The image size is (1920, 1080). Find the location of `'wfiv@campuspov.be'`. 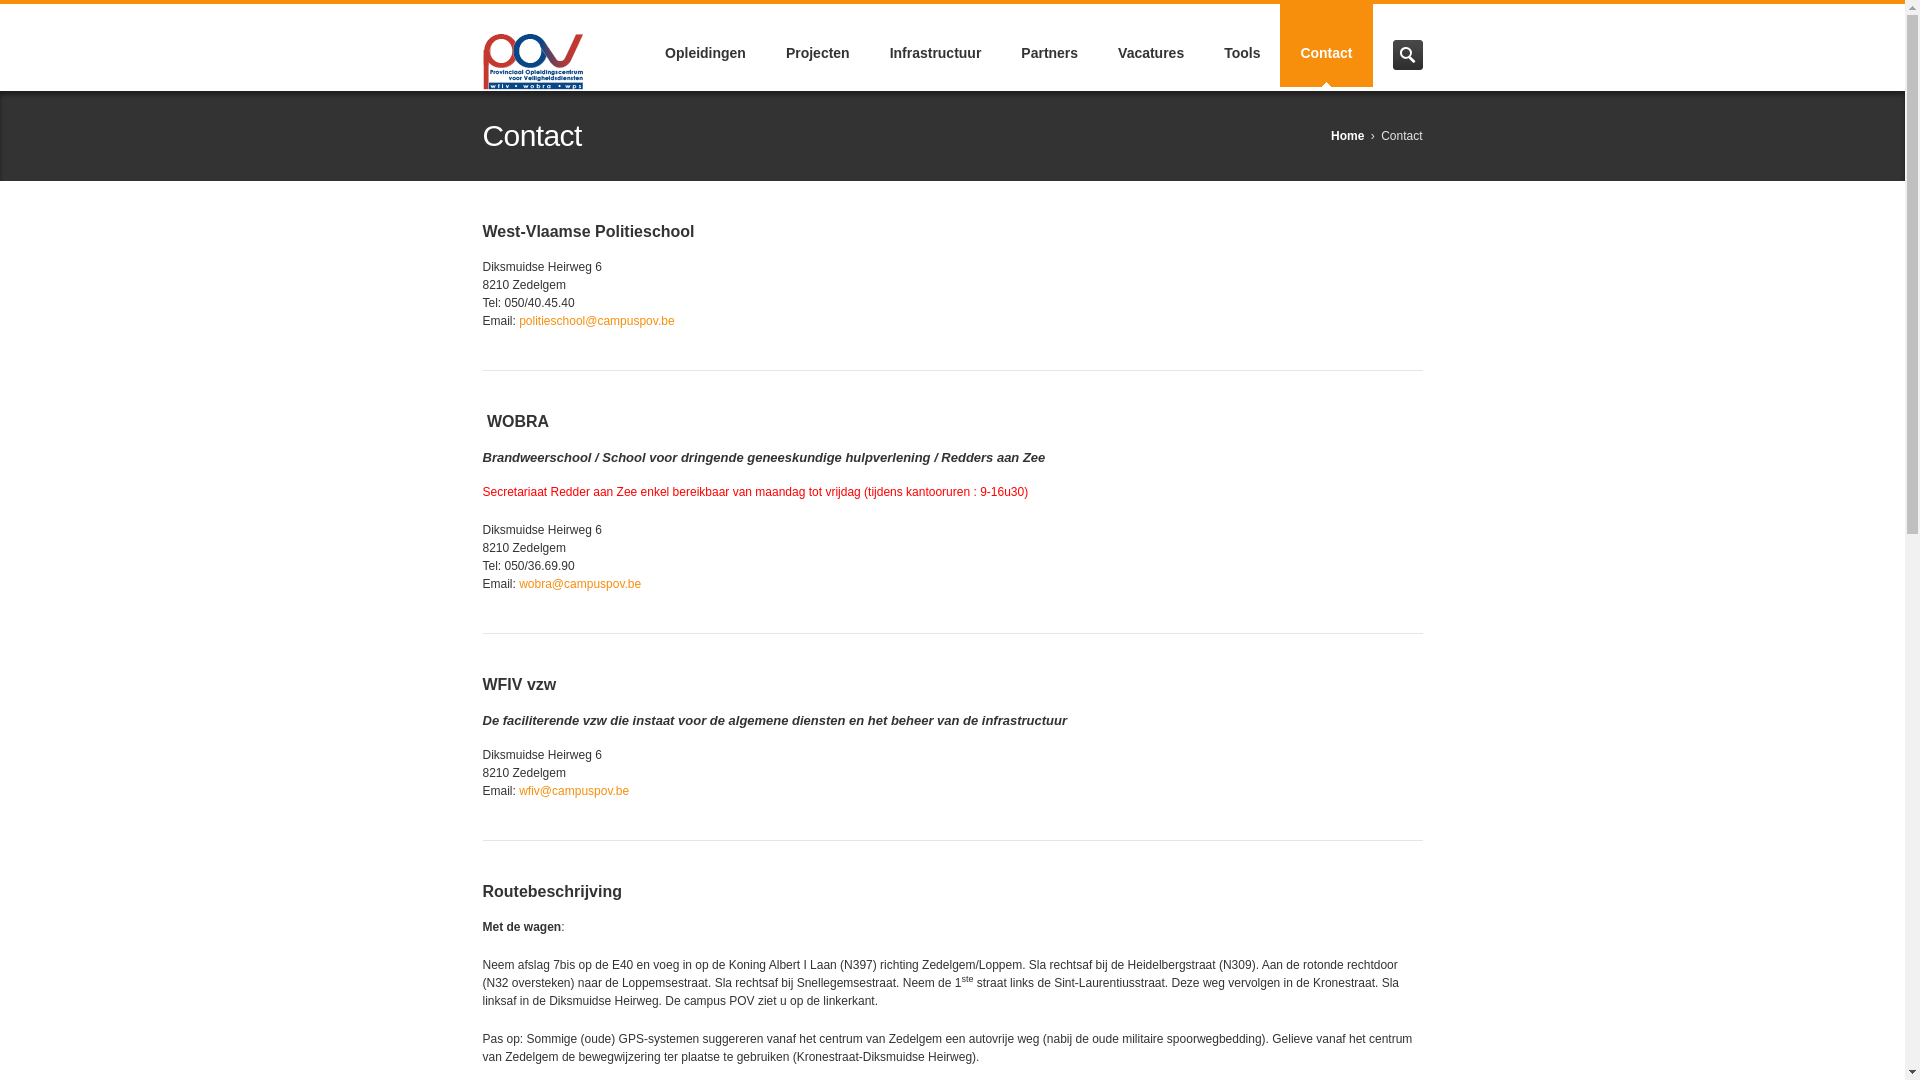

'wfiv@campuspov.be' is located at coordinates (573, 789).